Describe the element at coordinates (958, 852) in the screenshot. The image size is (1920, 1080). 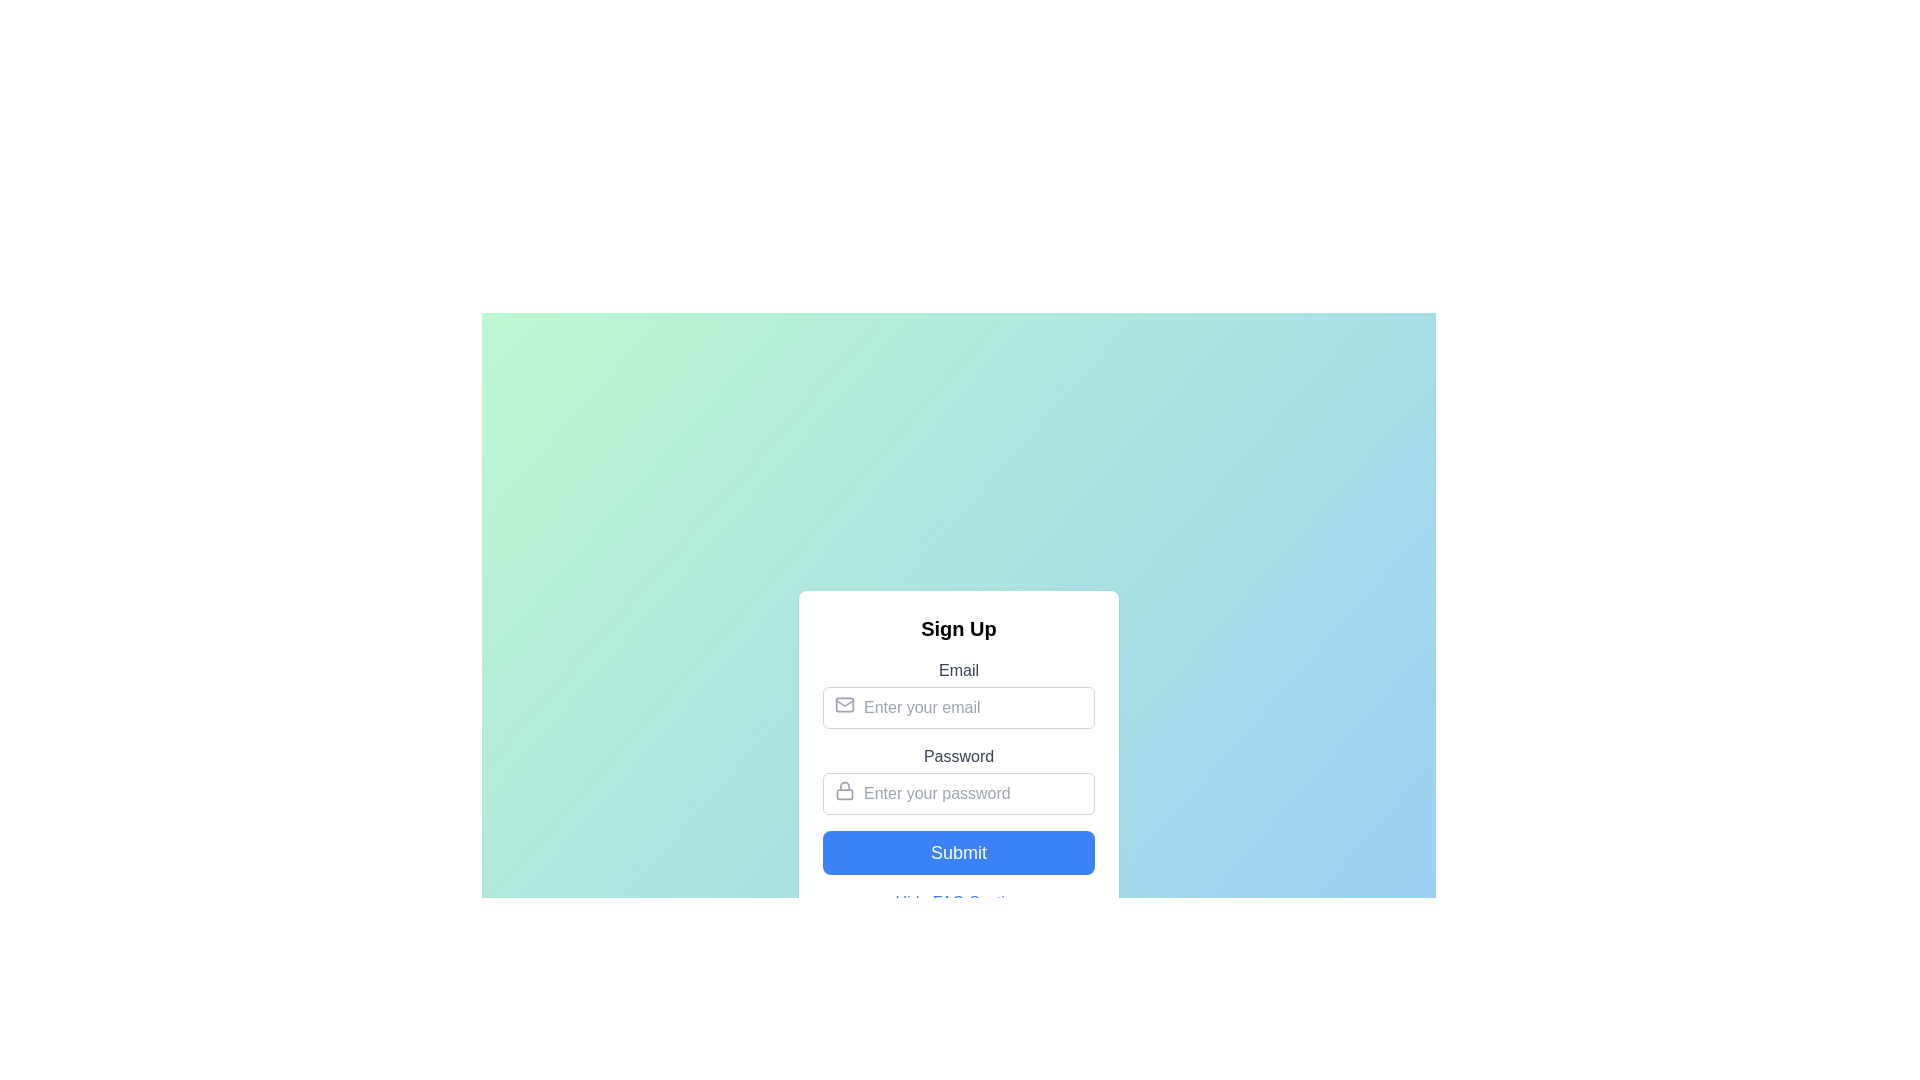
I see `the 'Submit' button located at the bottom of the form` at that location.